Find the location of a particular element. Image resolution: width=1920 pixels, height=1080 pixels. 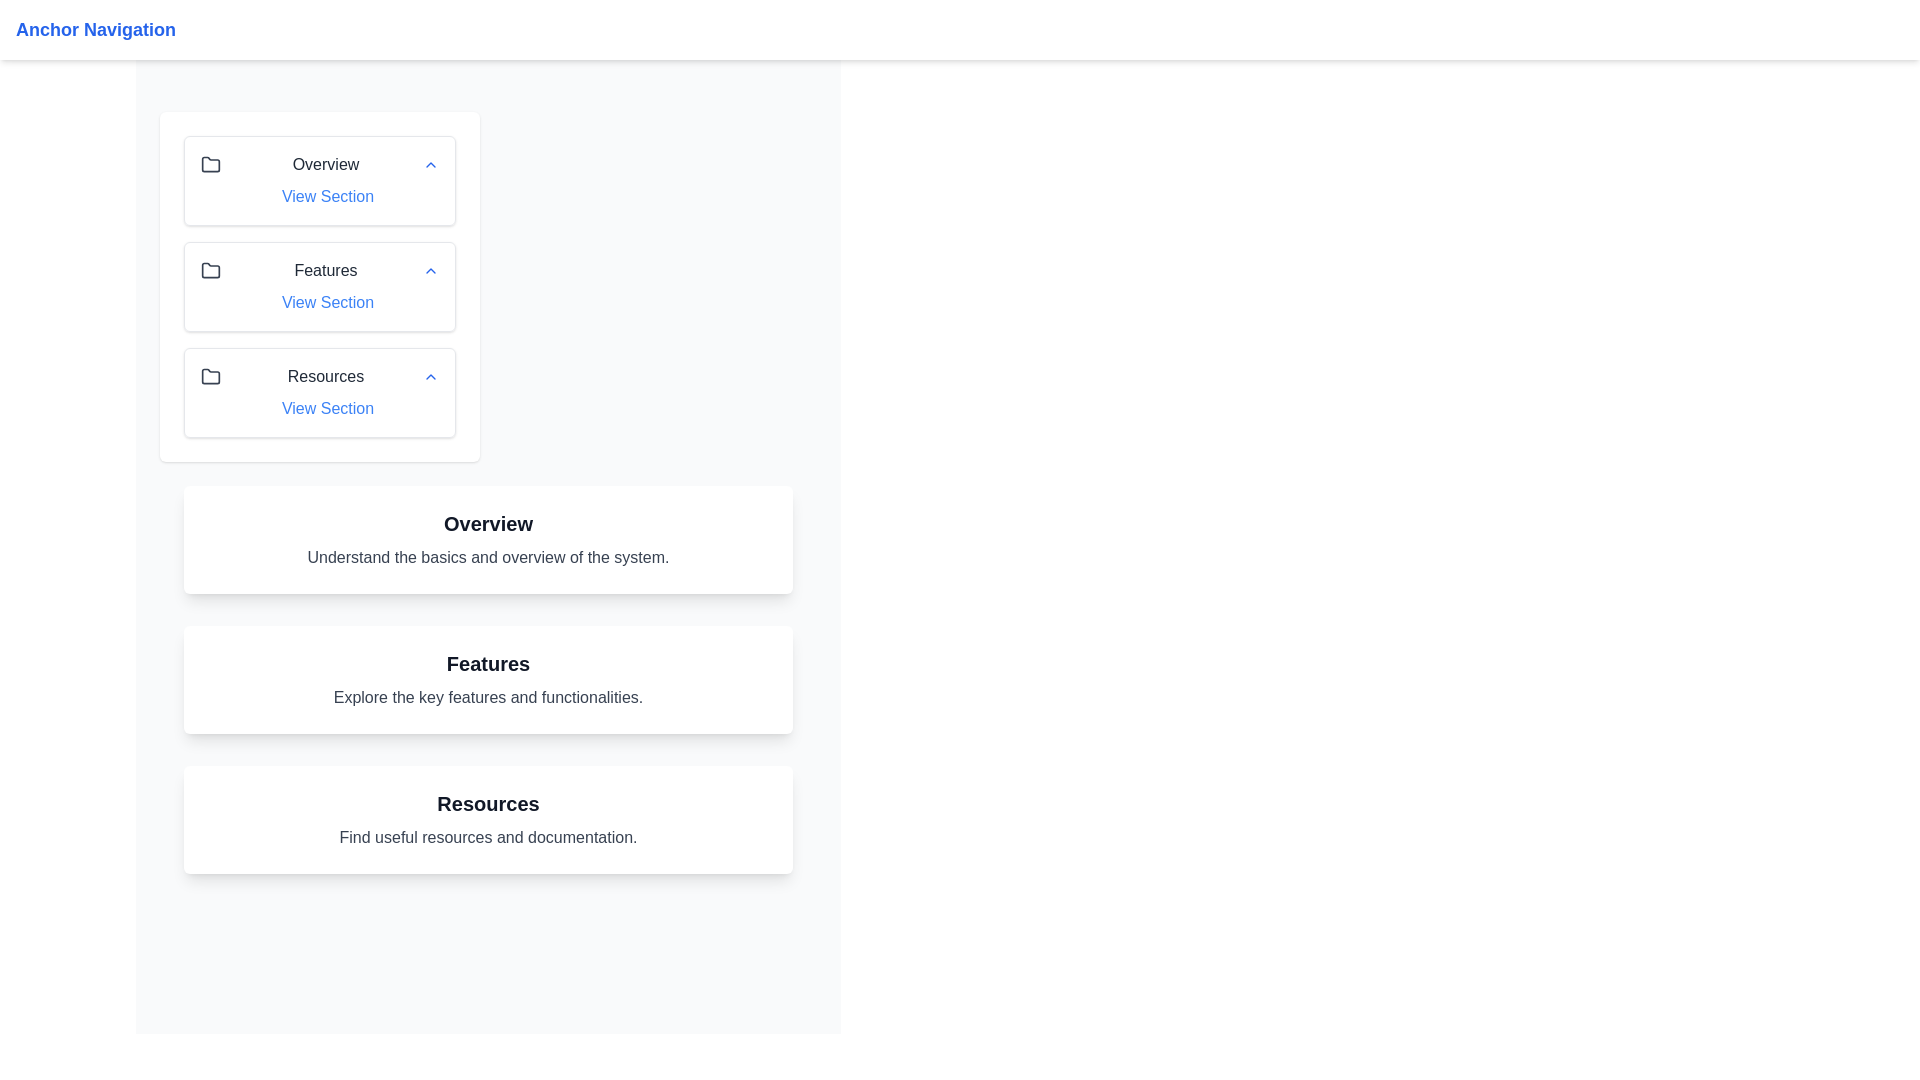

the Collapsible Section Header located as the third entry below 'Overview' and 'Features' in the vertically stacked group of collapsible items for keyboard navigation is located at coordinates (320, 377).